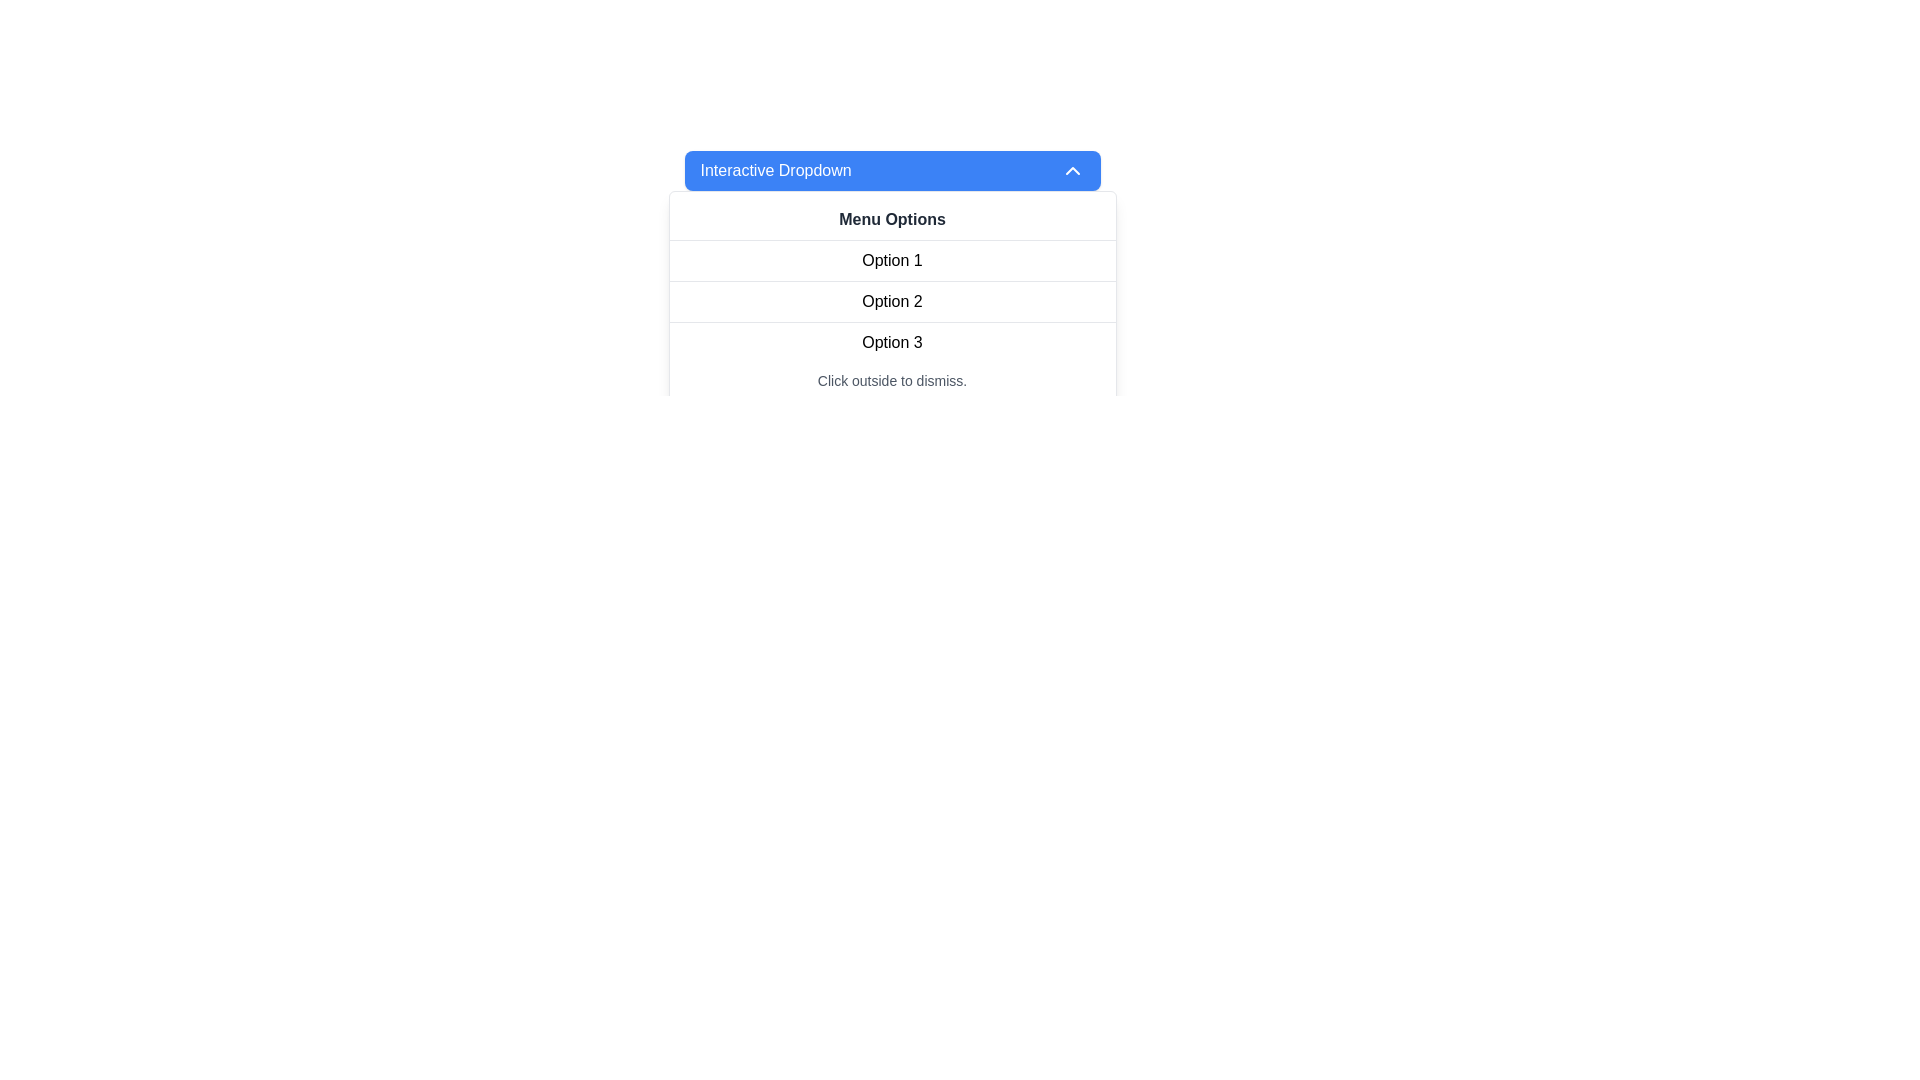 This screenshot has height=1080, width=1920. I want to click on the gray text label stating 'Click outside to dismiss.' located at the bottom of the dropdown menu, so click(891, 381).